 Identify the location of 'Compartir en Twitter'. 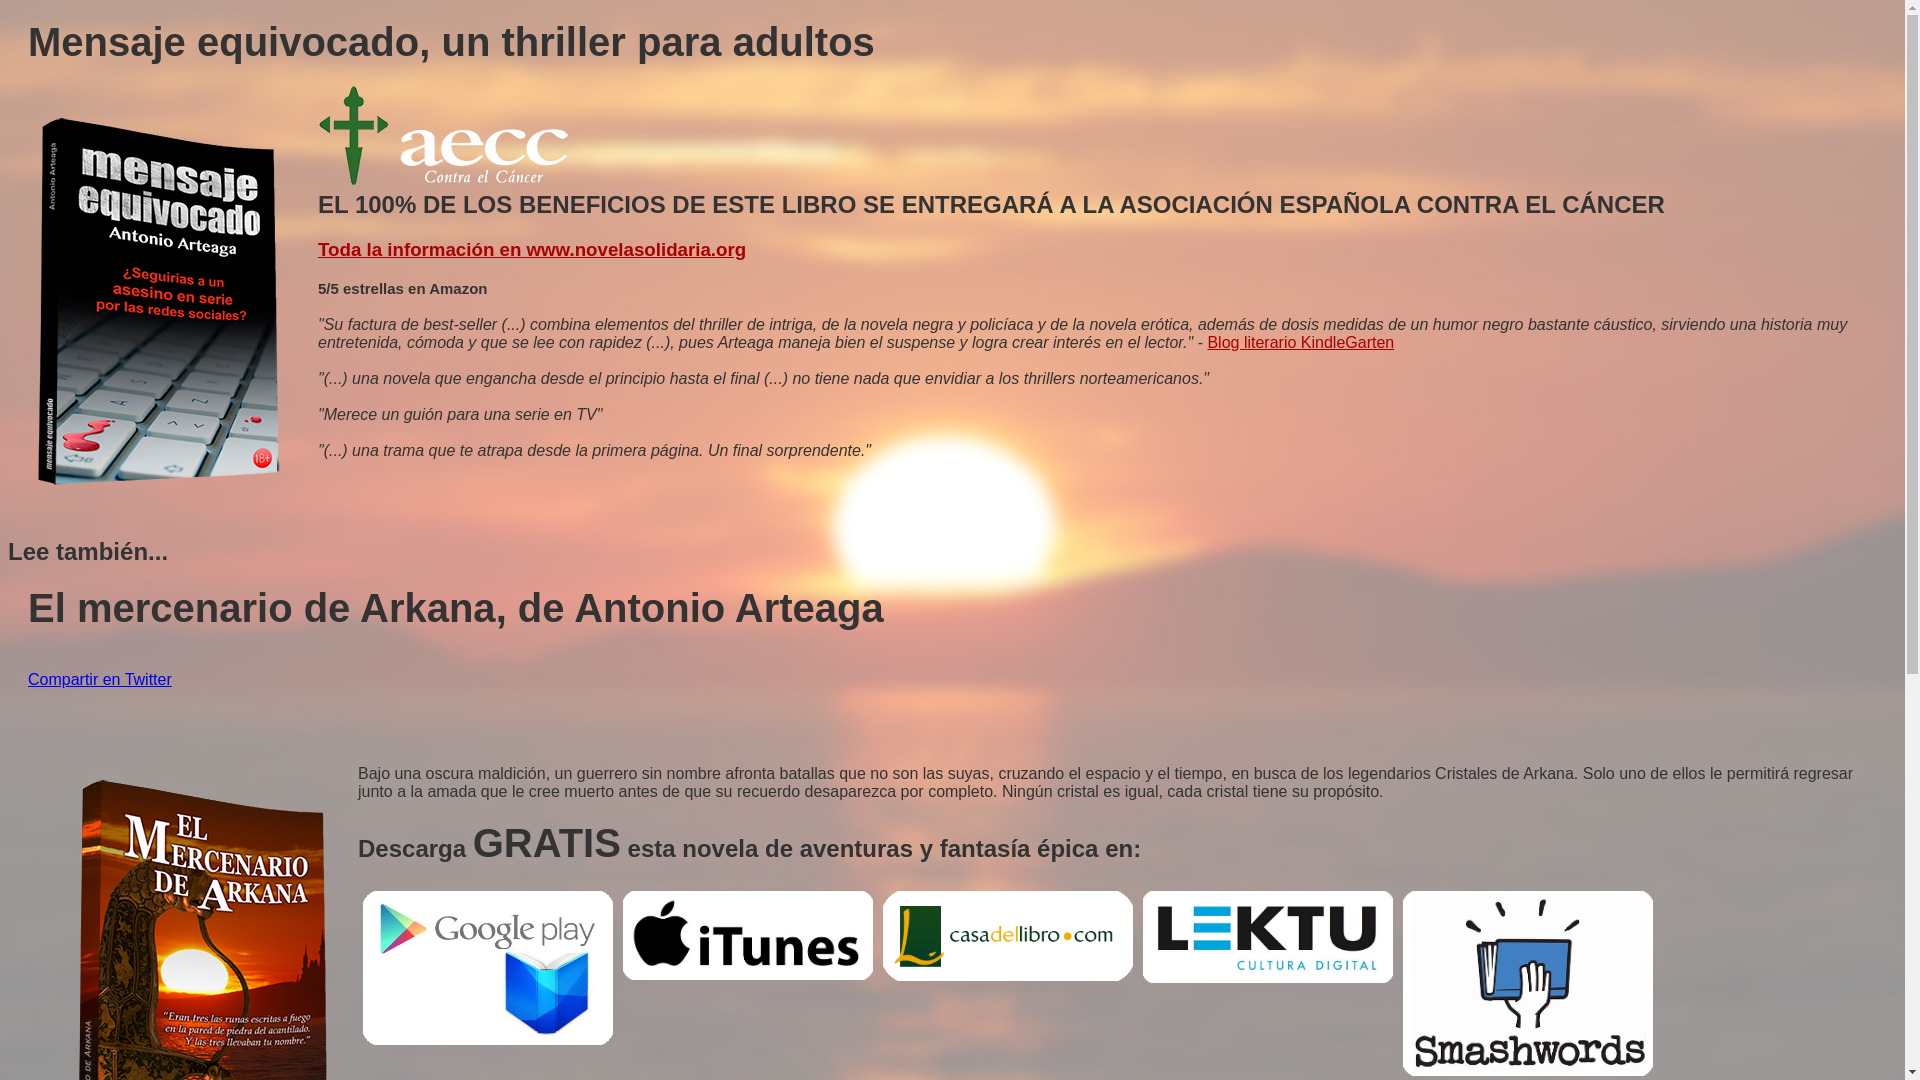
(99, 678).